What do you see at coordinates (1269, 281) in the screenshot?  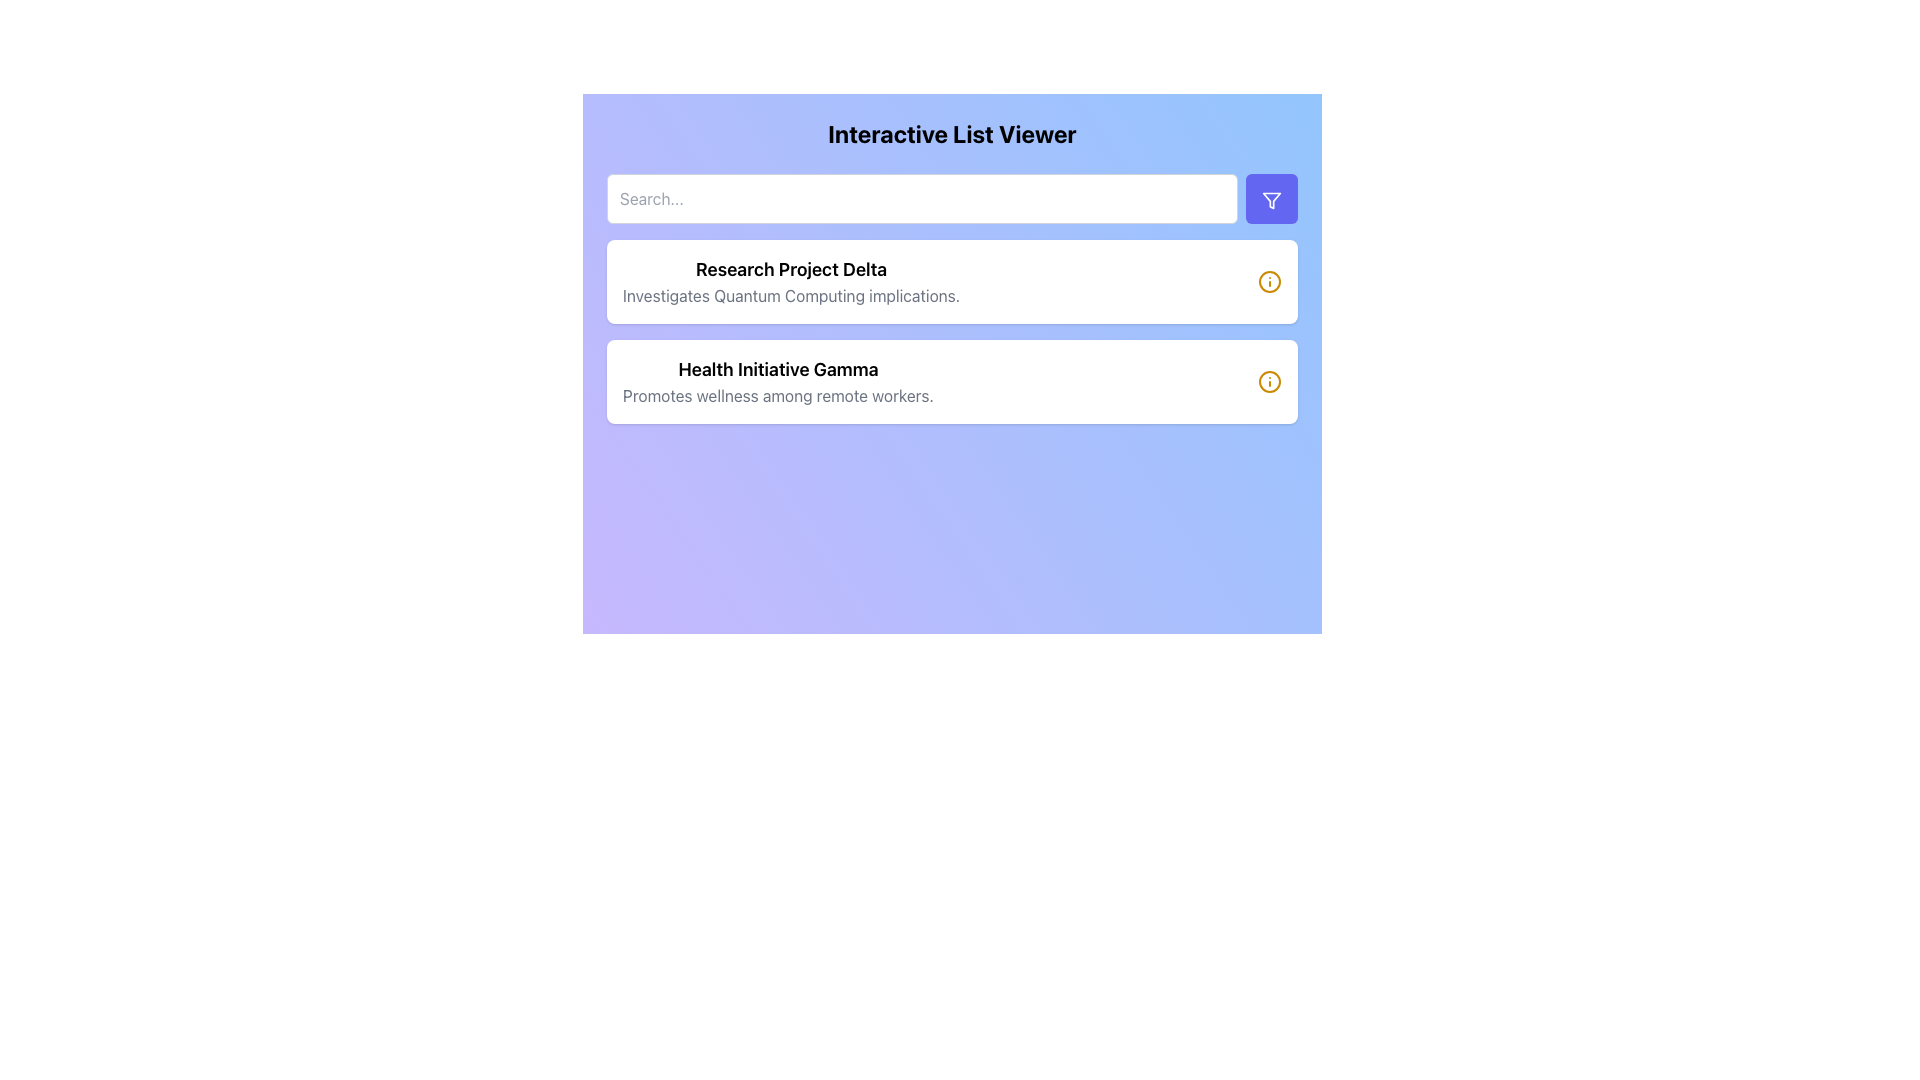 I see `the icon button located to the far right within the card labeled 'Research Project Delta'` at bounding box center [1269, 281].